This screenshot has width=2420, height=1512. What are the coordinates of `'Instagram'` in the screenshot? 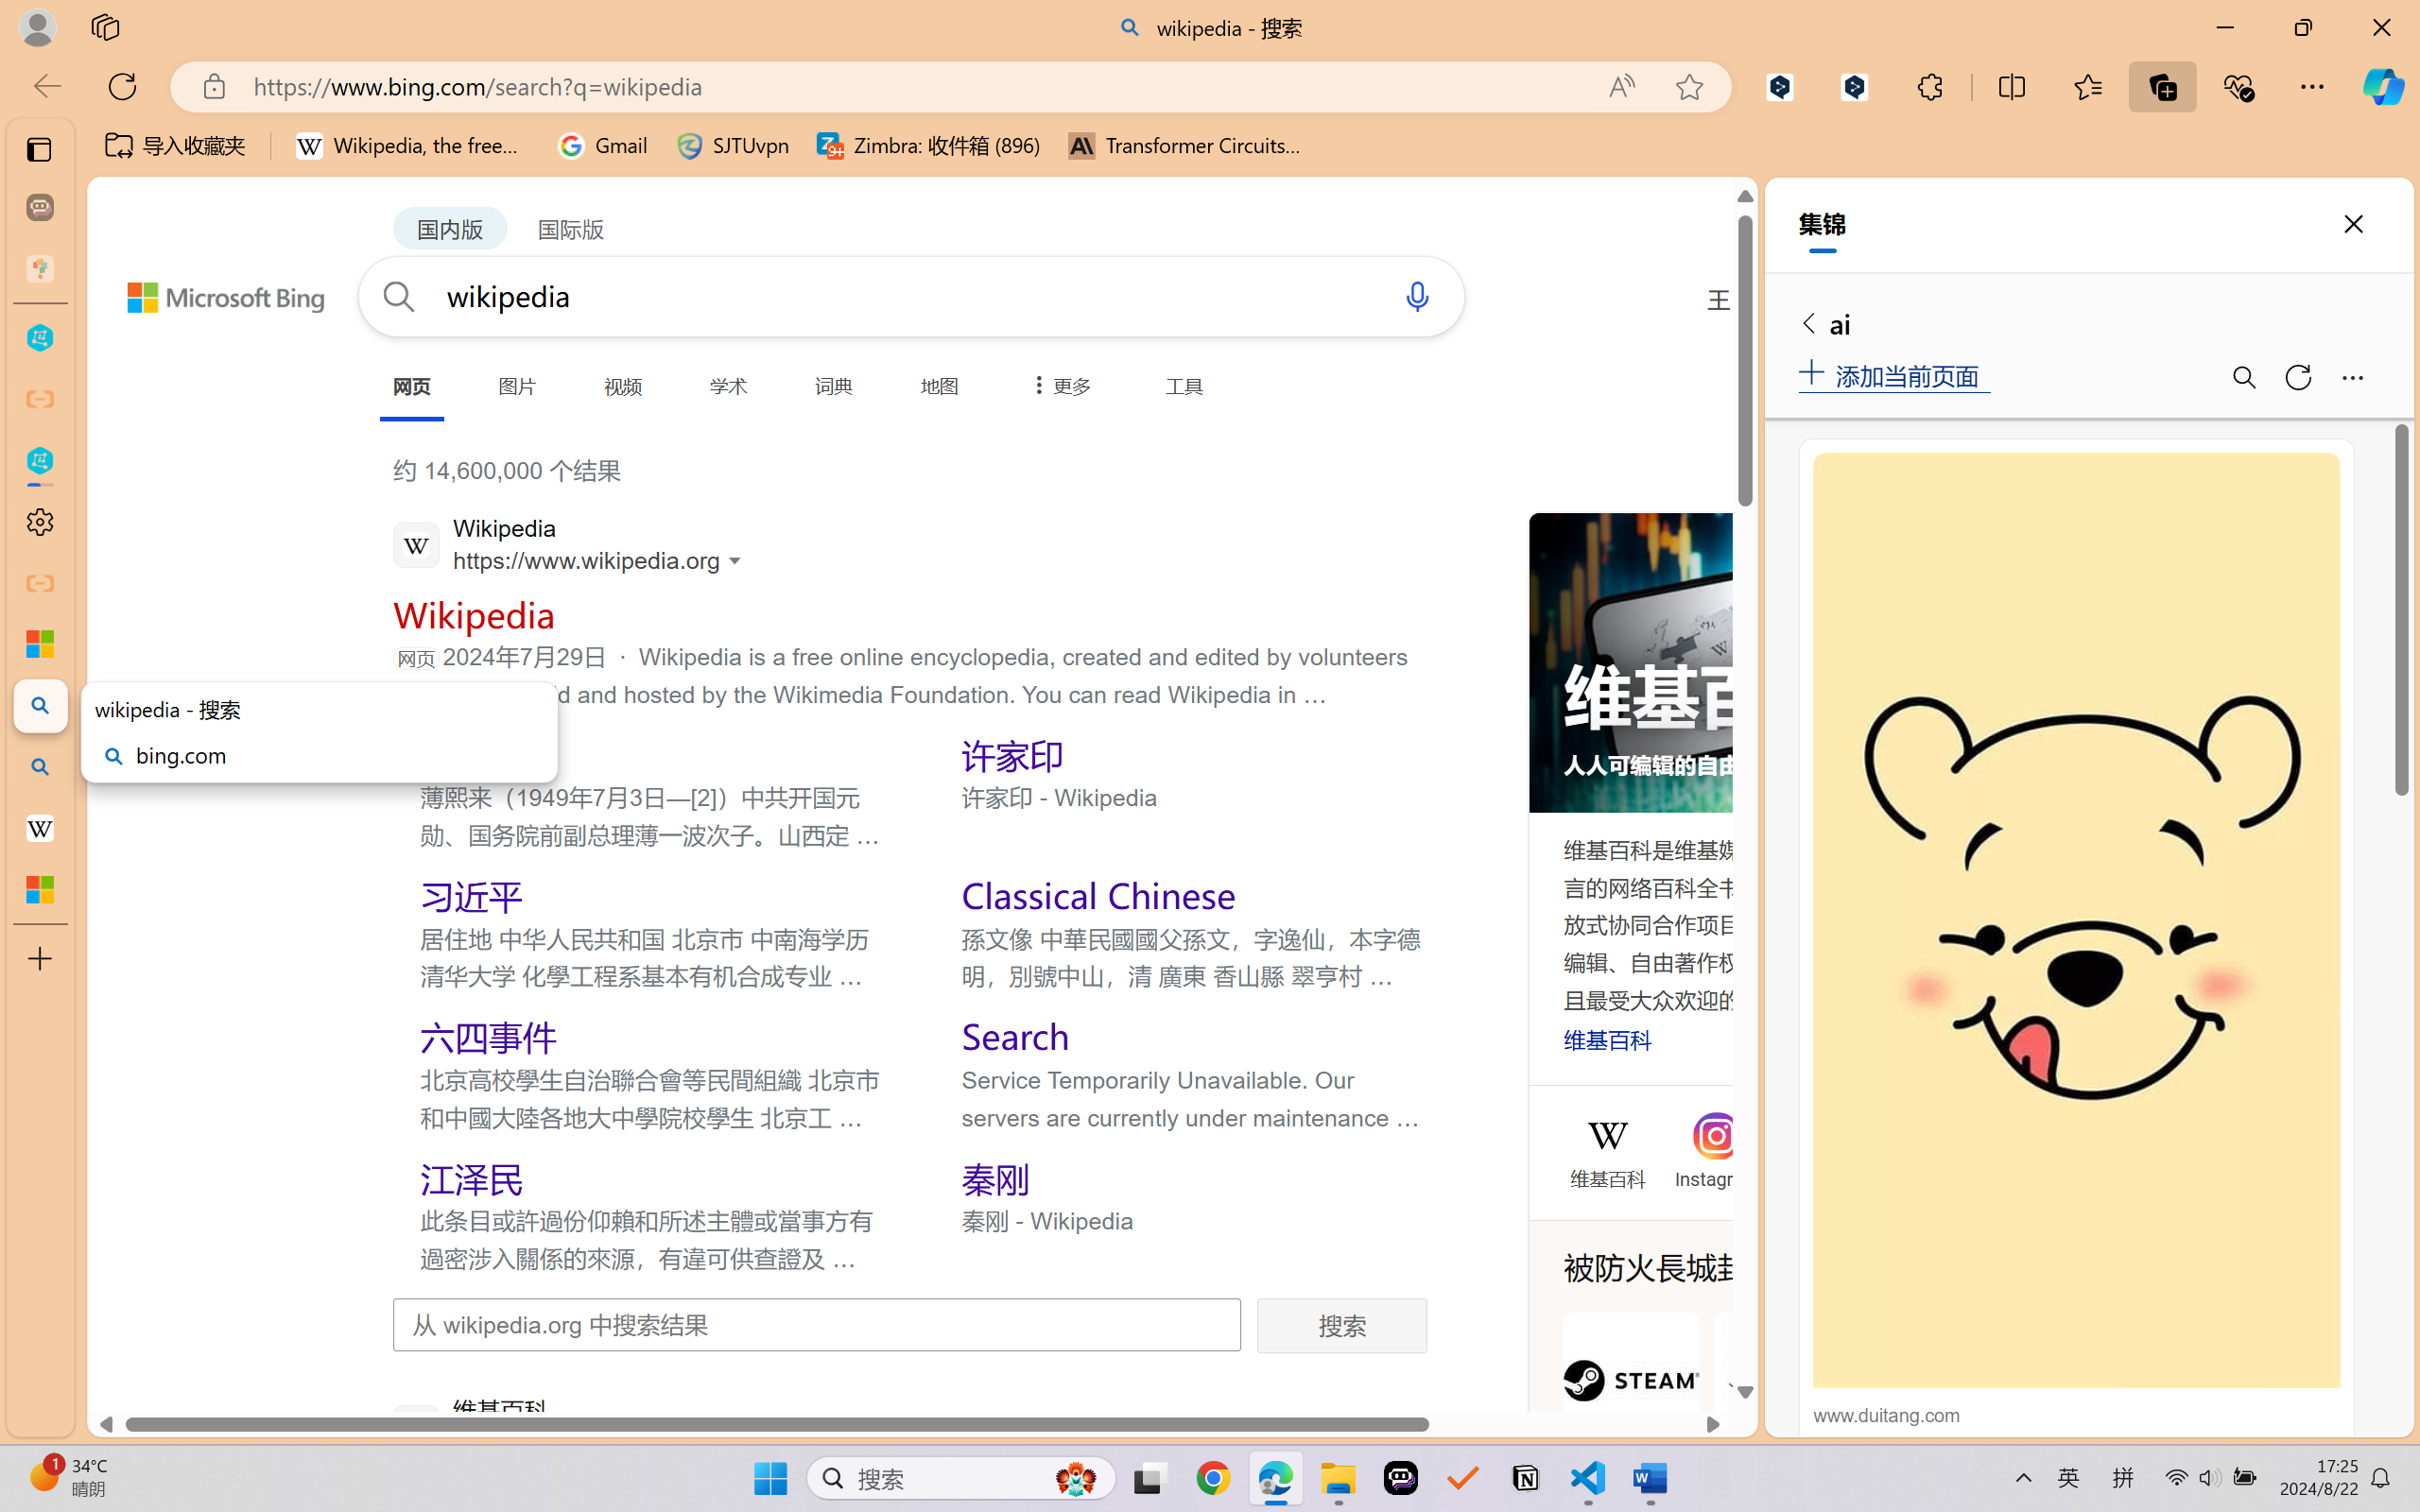 It's located at (1717, 1175).